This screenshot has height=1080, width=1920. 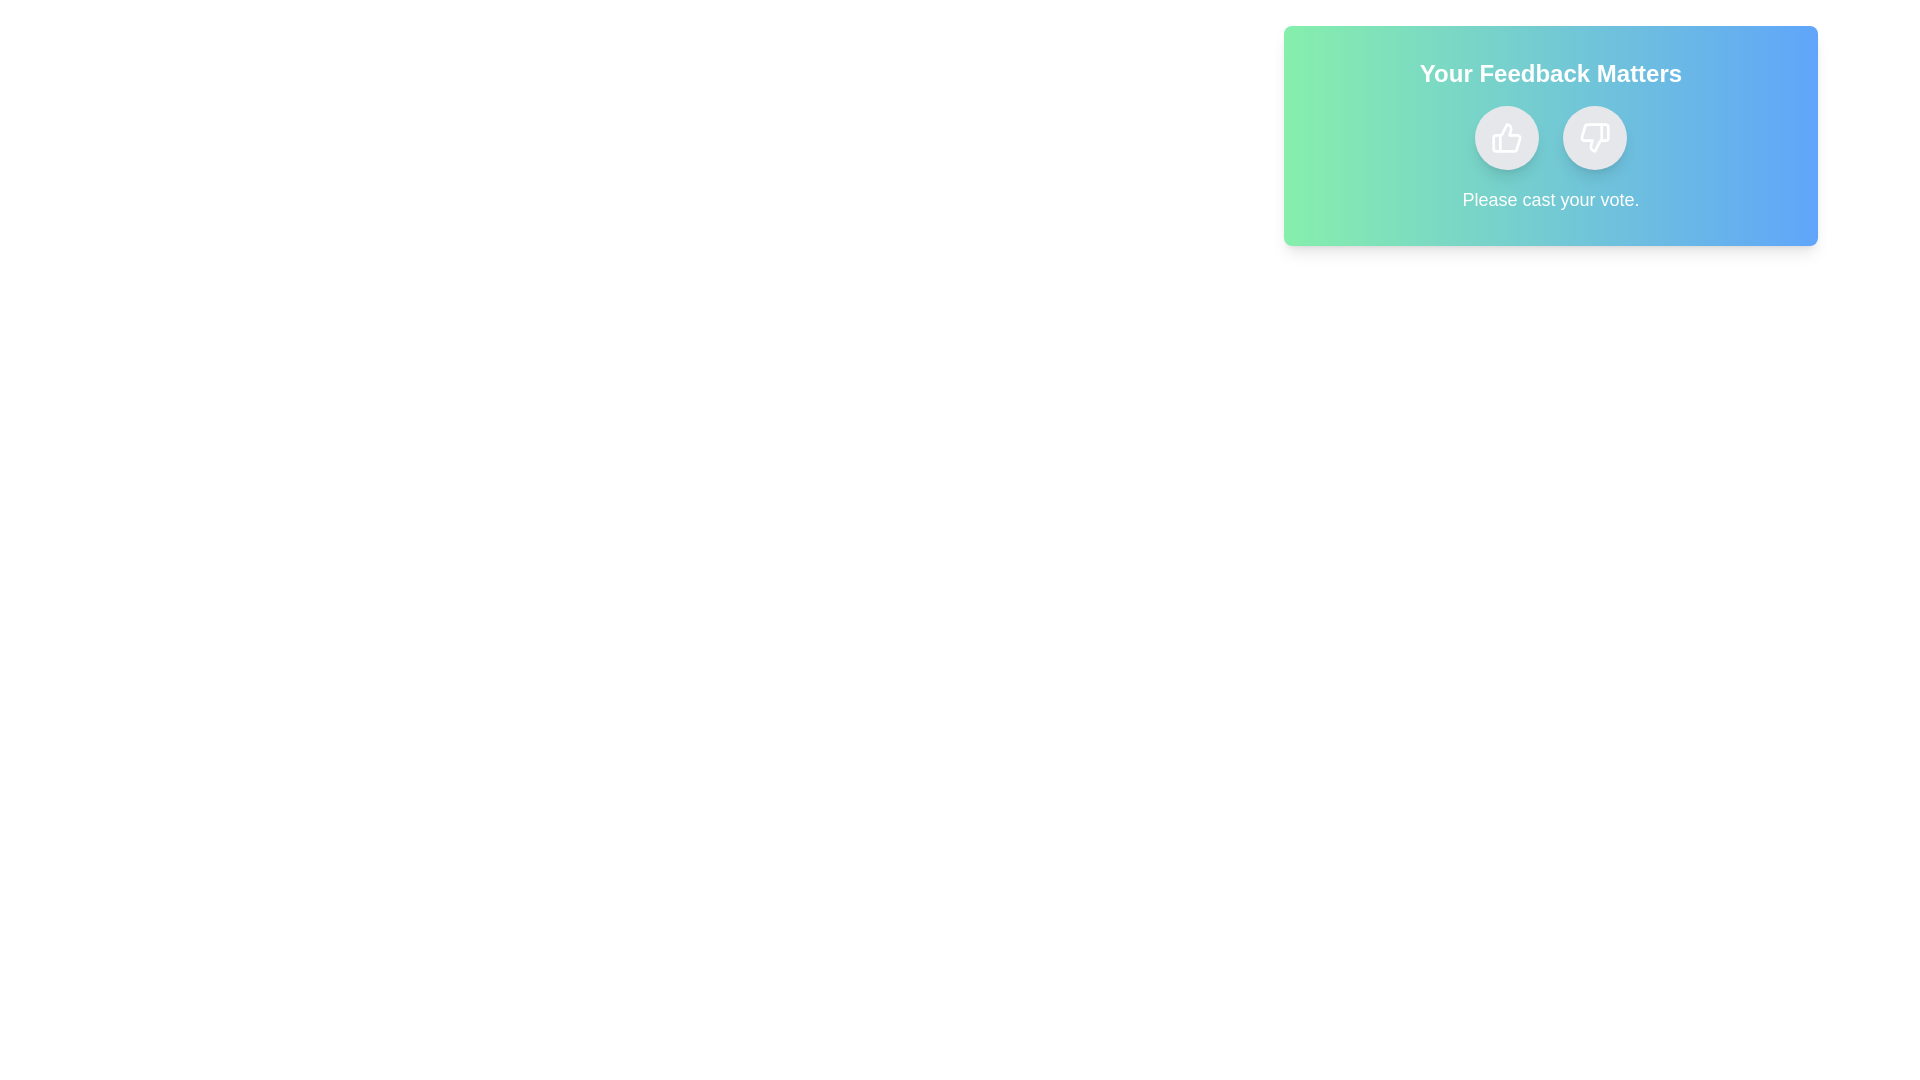 What do you see at coordinates (1593, 137) in the screenshot?
I see `thumbs-down button to give a negative vote` at bounding box center [1593, 137].